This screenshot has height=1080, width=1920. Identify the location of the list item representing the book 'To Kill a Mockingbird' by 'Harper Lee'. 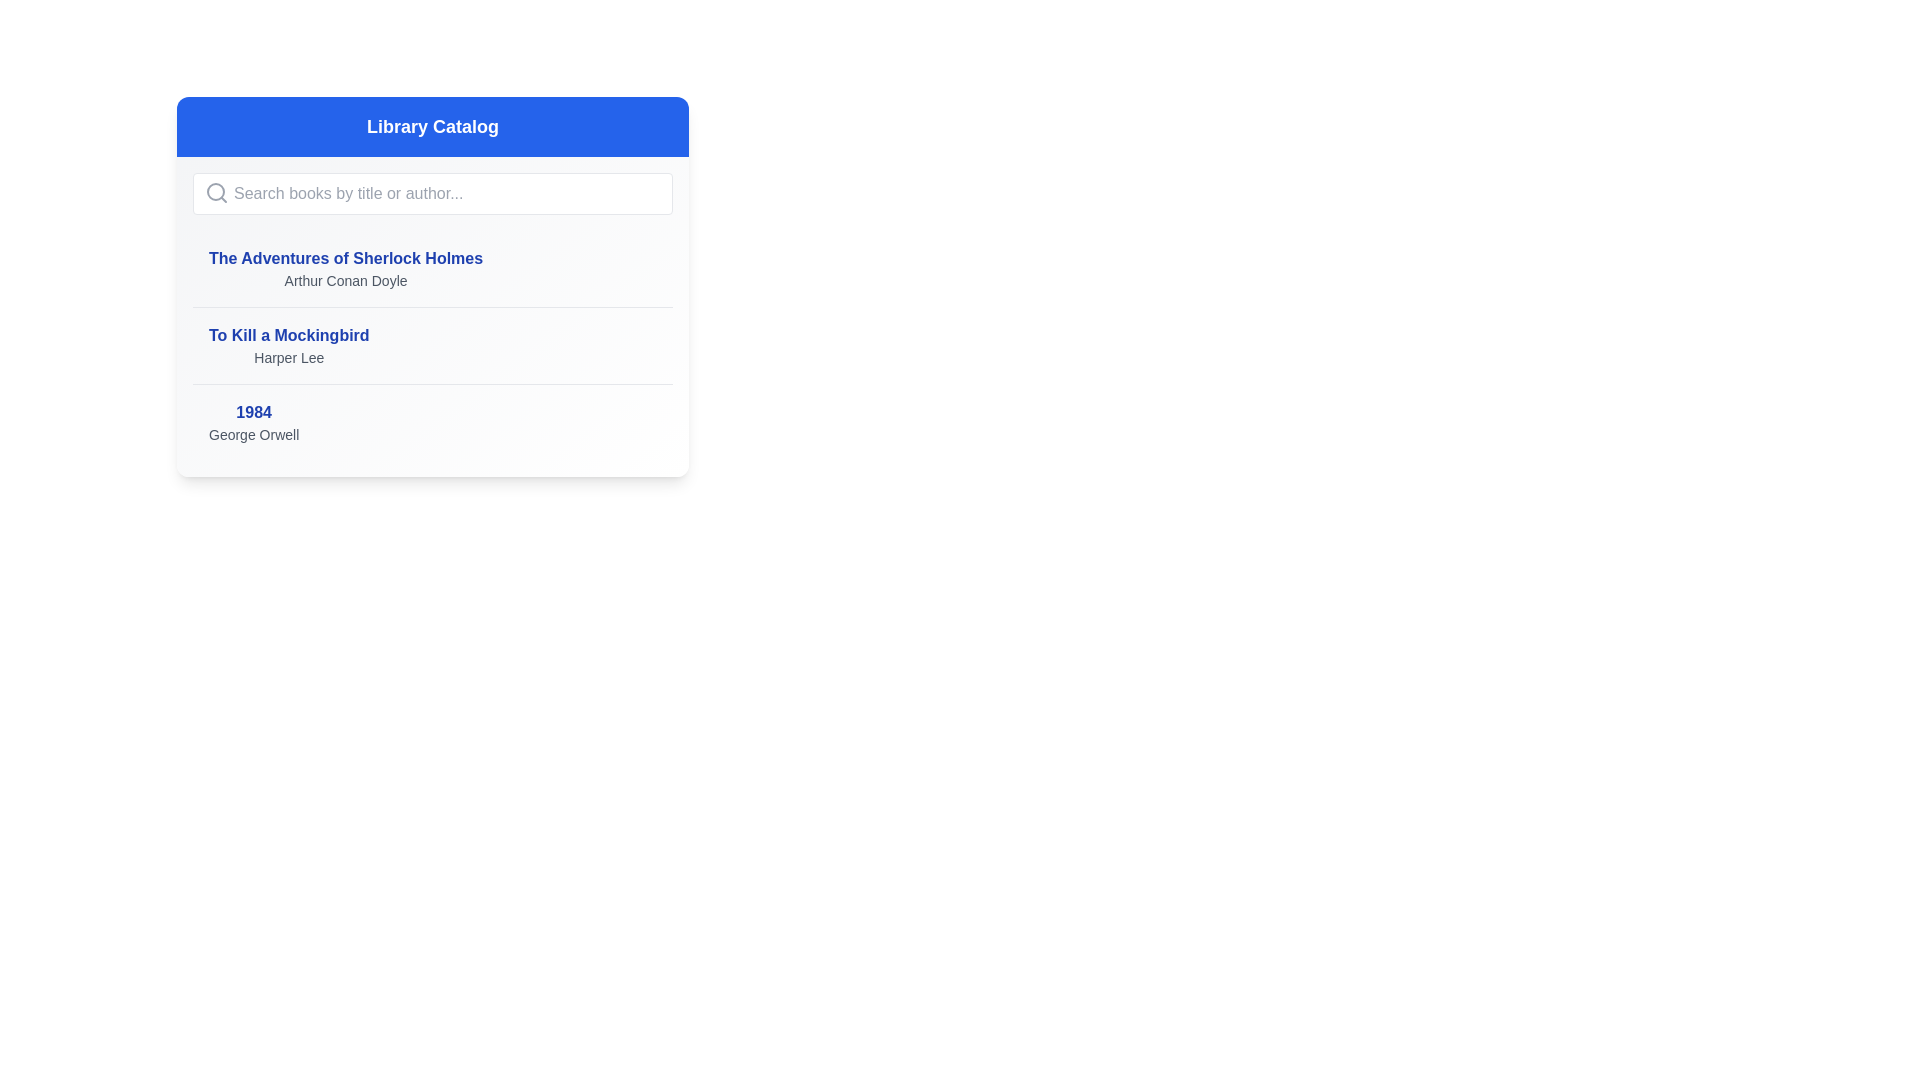
(431, 344).